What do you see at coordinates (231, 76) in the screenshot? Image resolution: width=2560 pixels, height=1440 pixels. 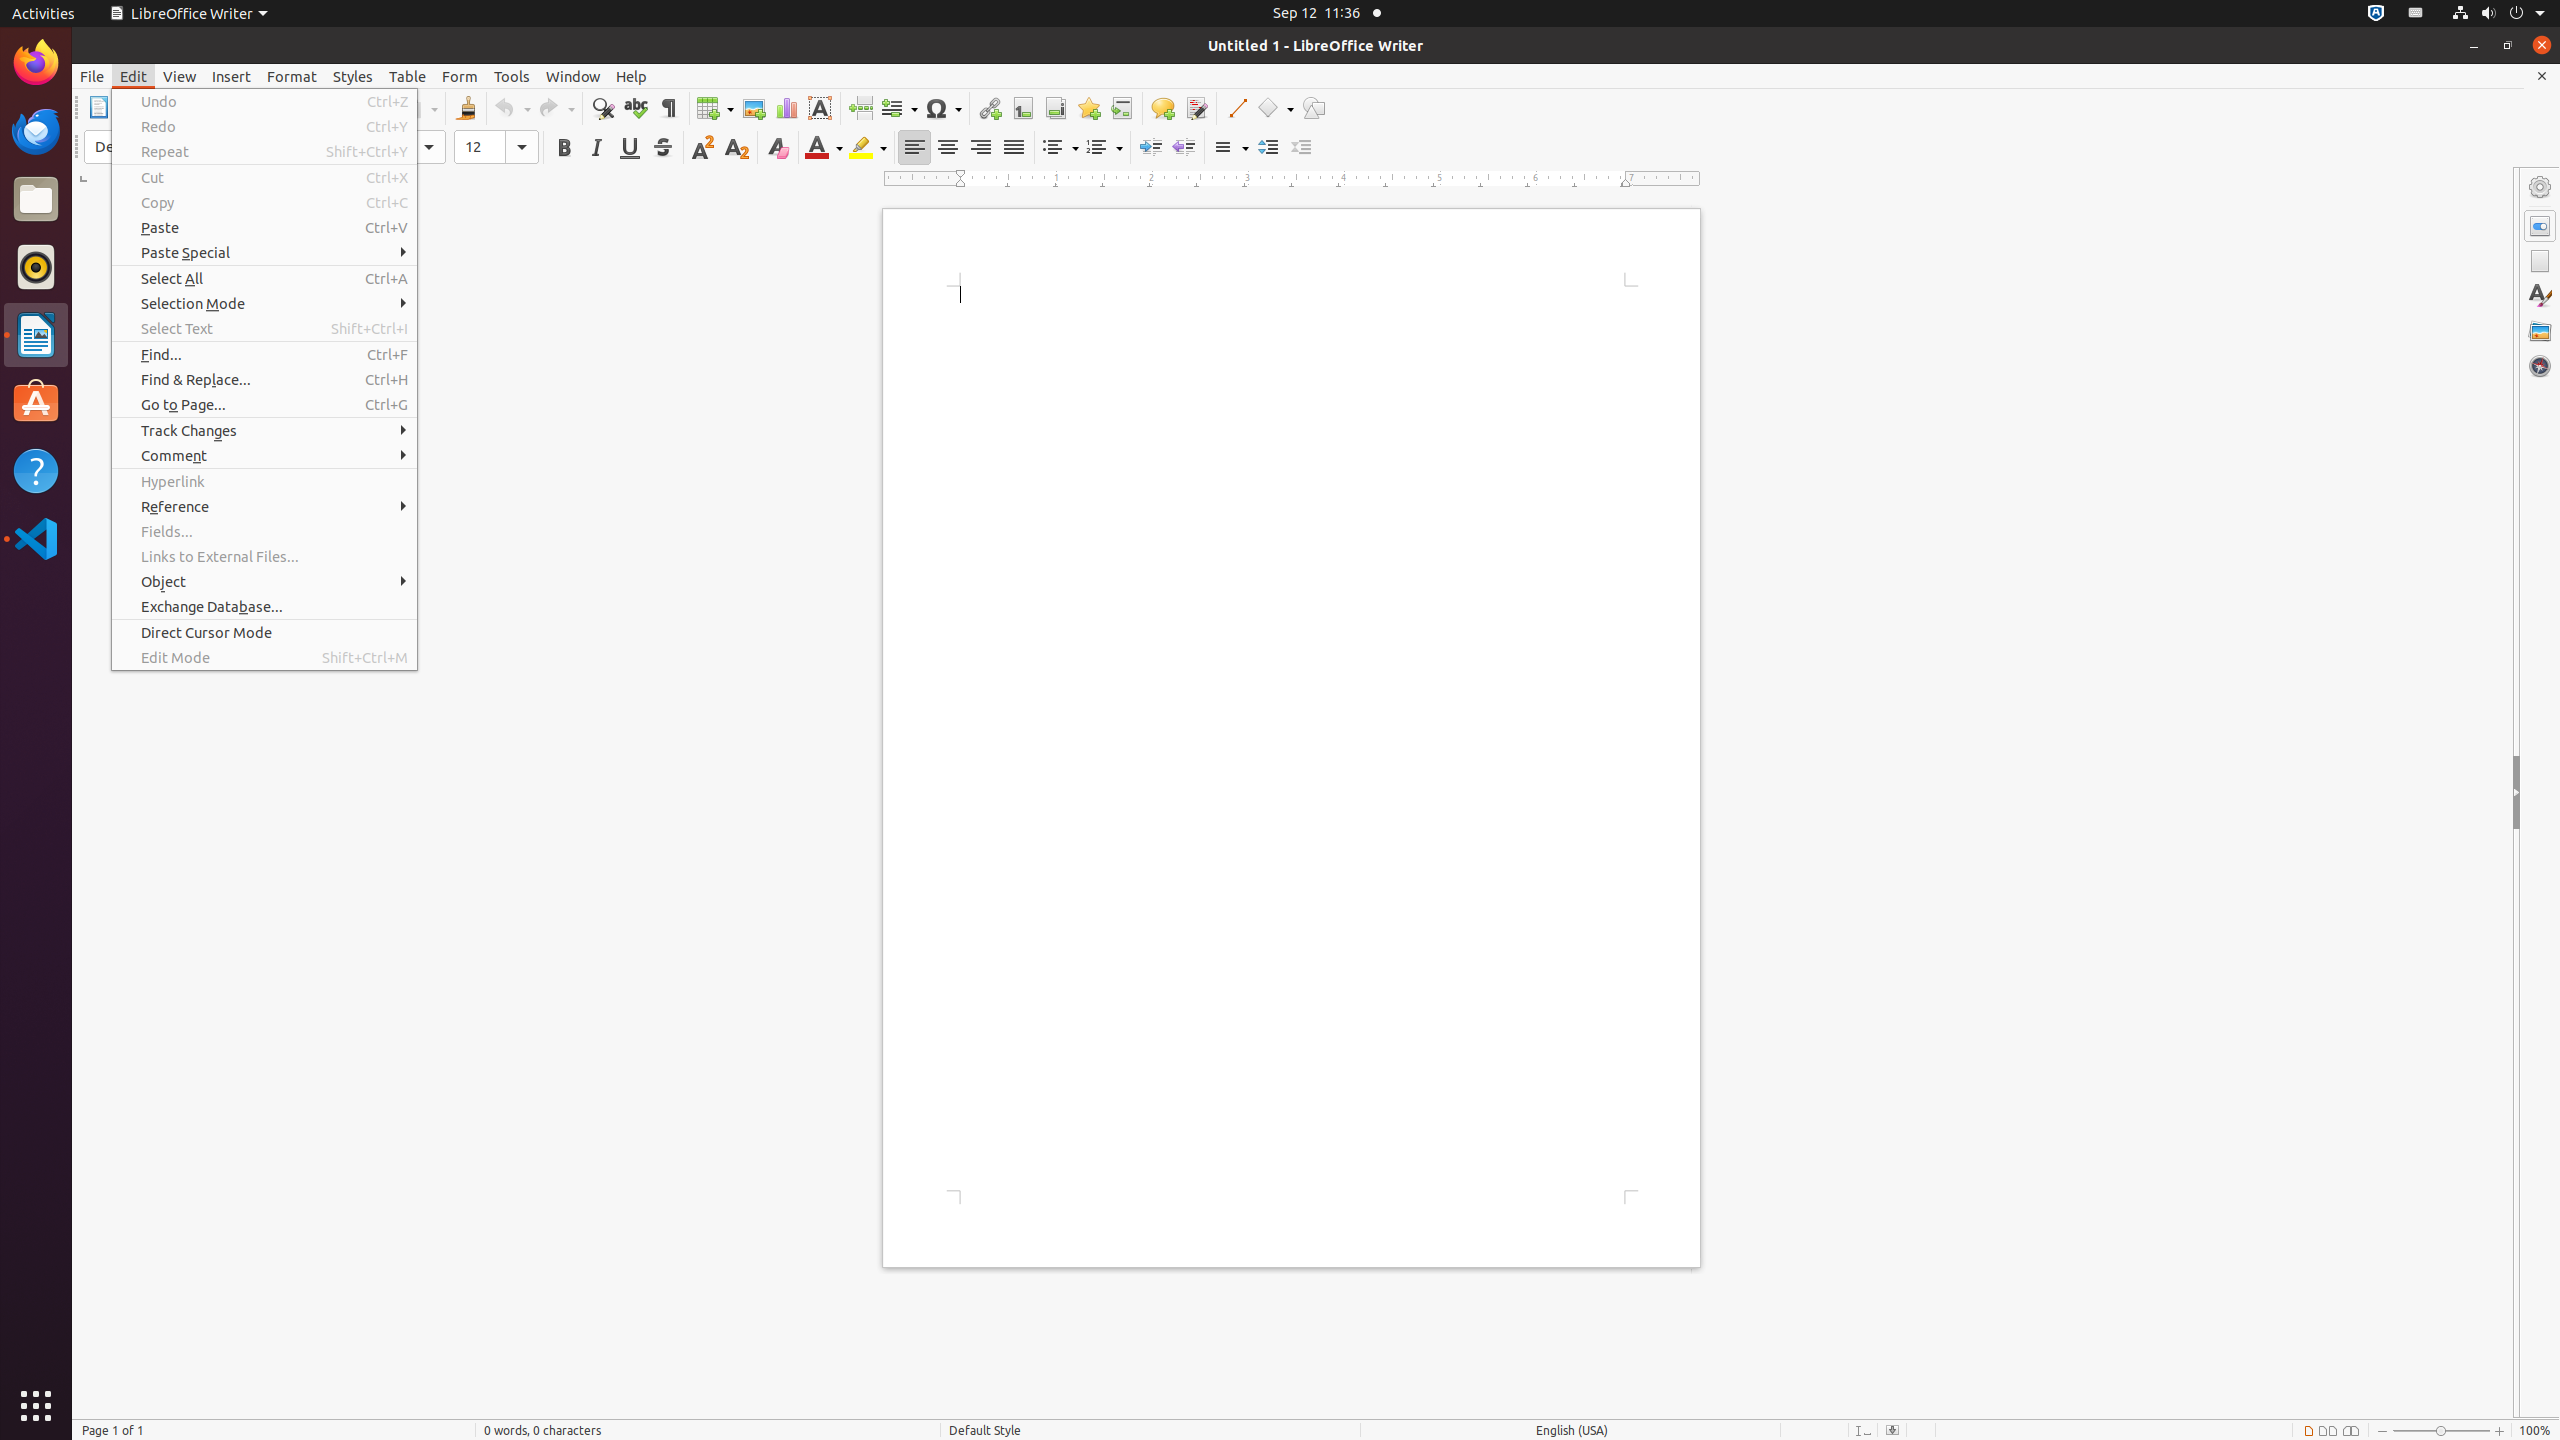 I see `'Insert'` at bounding box center [231, 76].